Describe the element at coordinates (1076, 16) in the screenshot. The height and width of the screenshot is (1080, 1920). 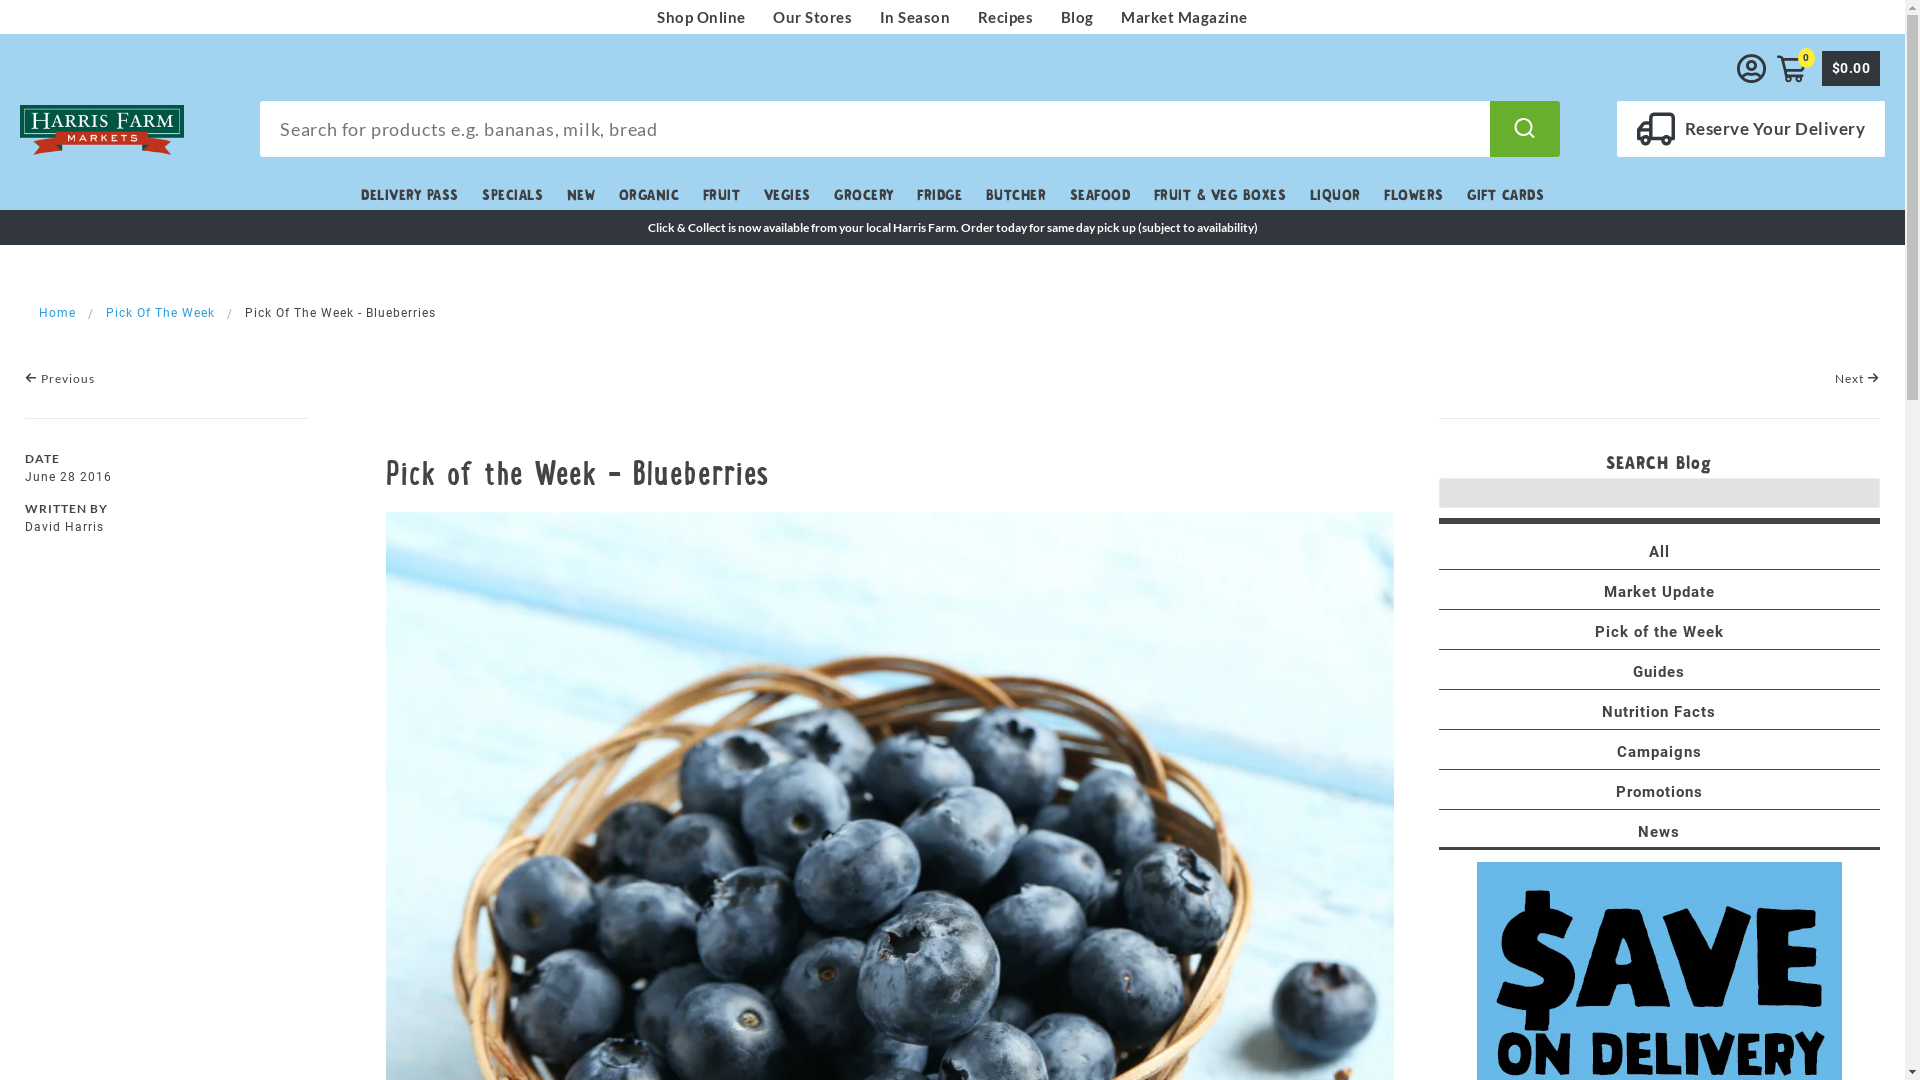
I see `'Blog'` at that location.